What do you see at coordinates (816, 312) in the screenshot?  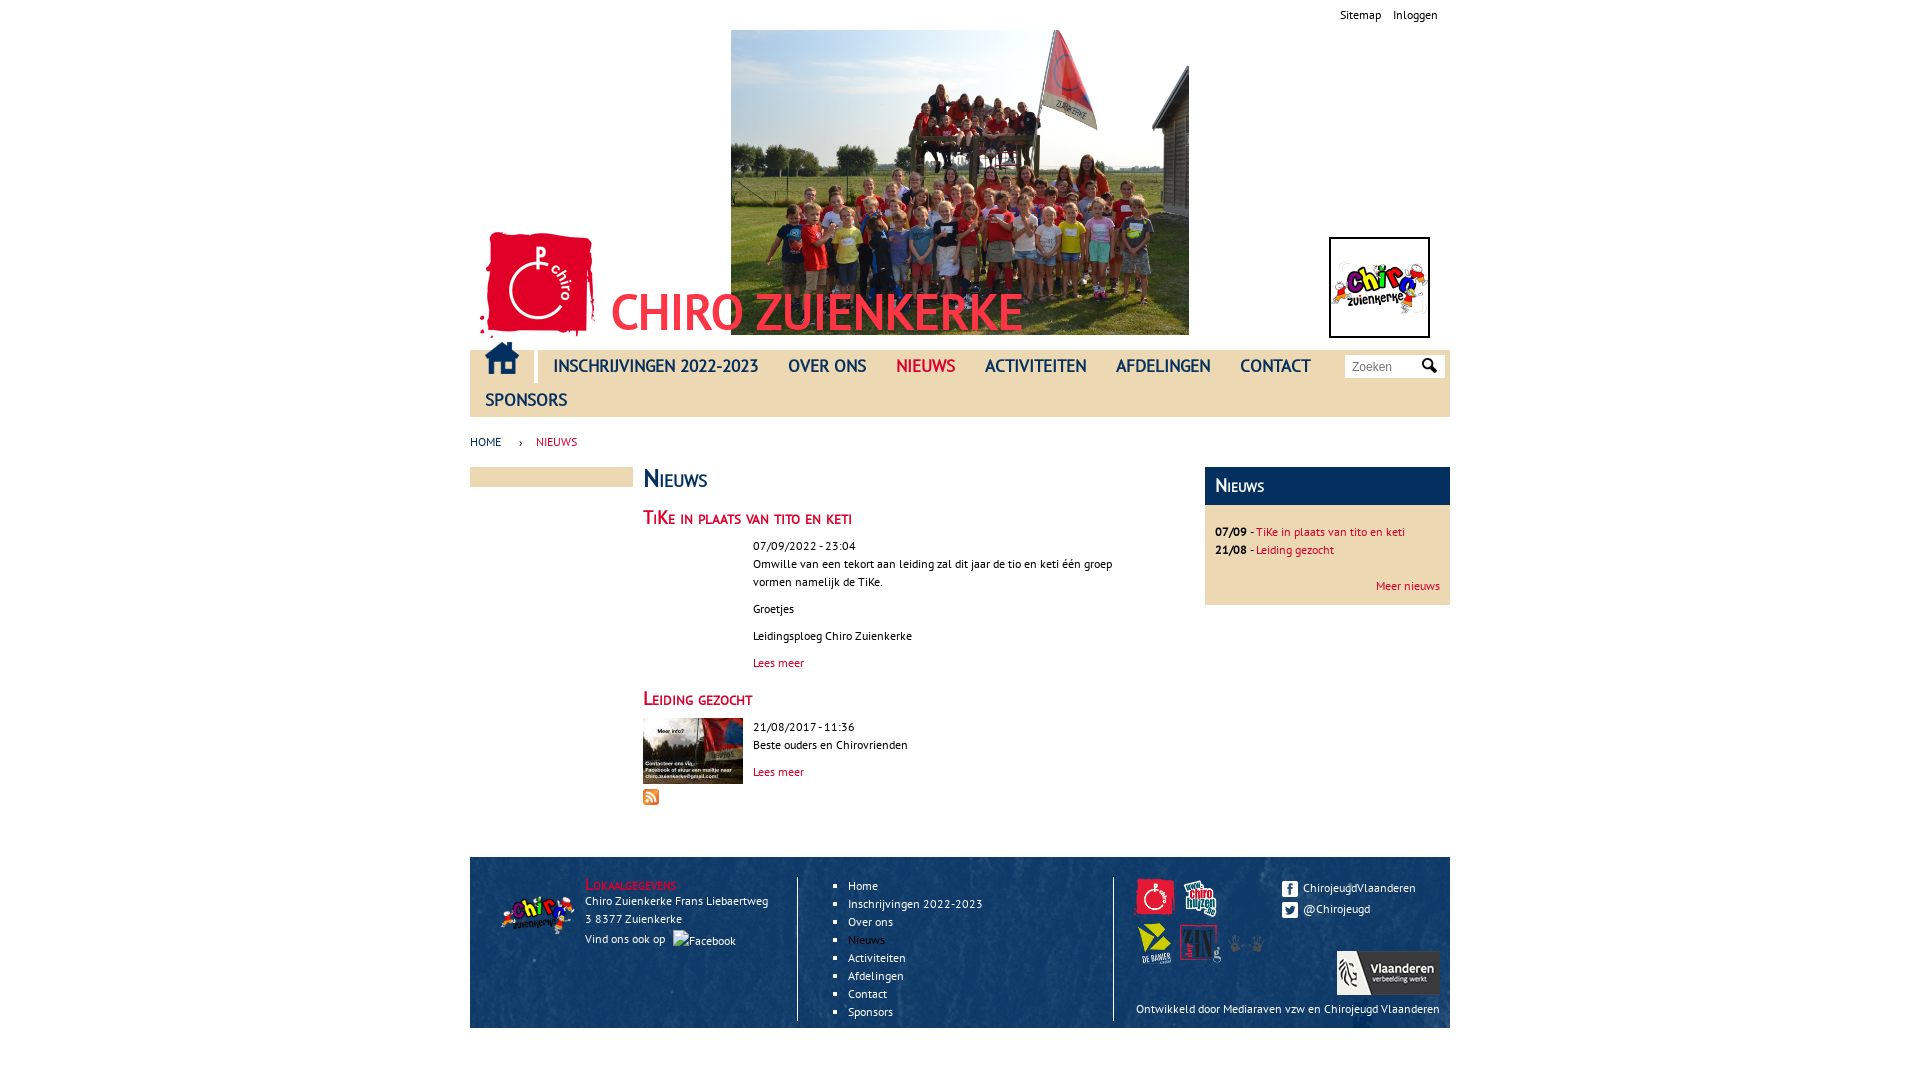 I see `'CHIRO ZUIENKERKE'` at bounding box center [816, 312].